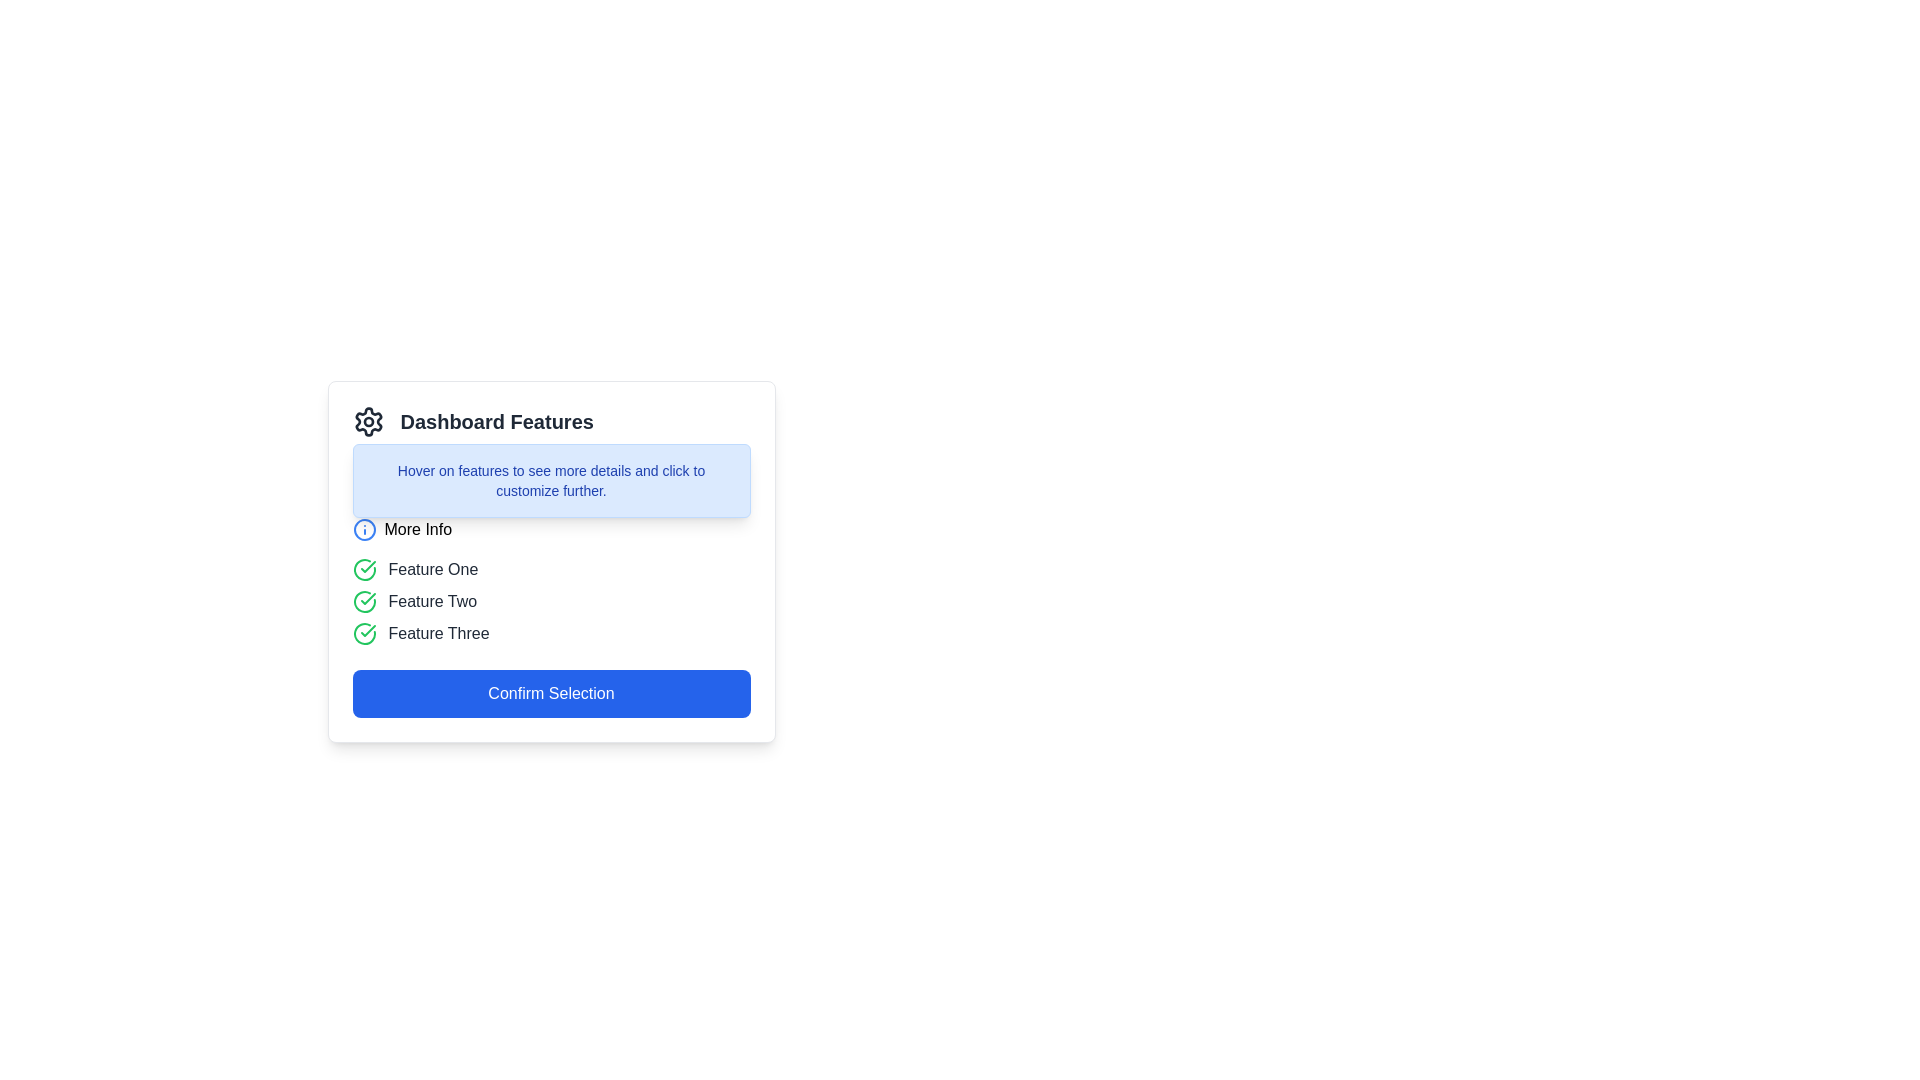  I want to click on the graphical icon indicating the status of 'Feature Two' under the 'Dashboard Features' section by clicking on it, so click(364, 600).